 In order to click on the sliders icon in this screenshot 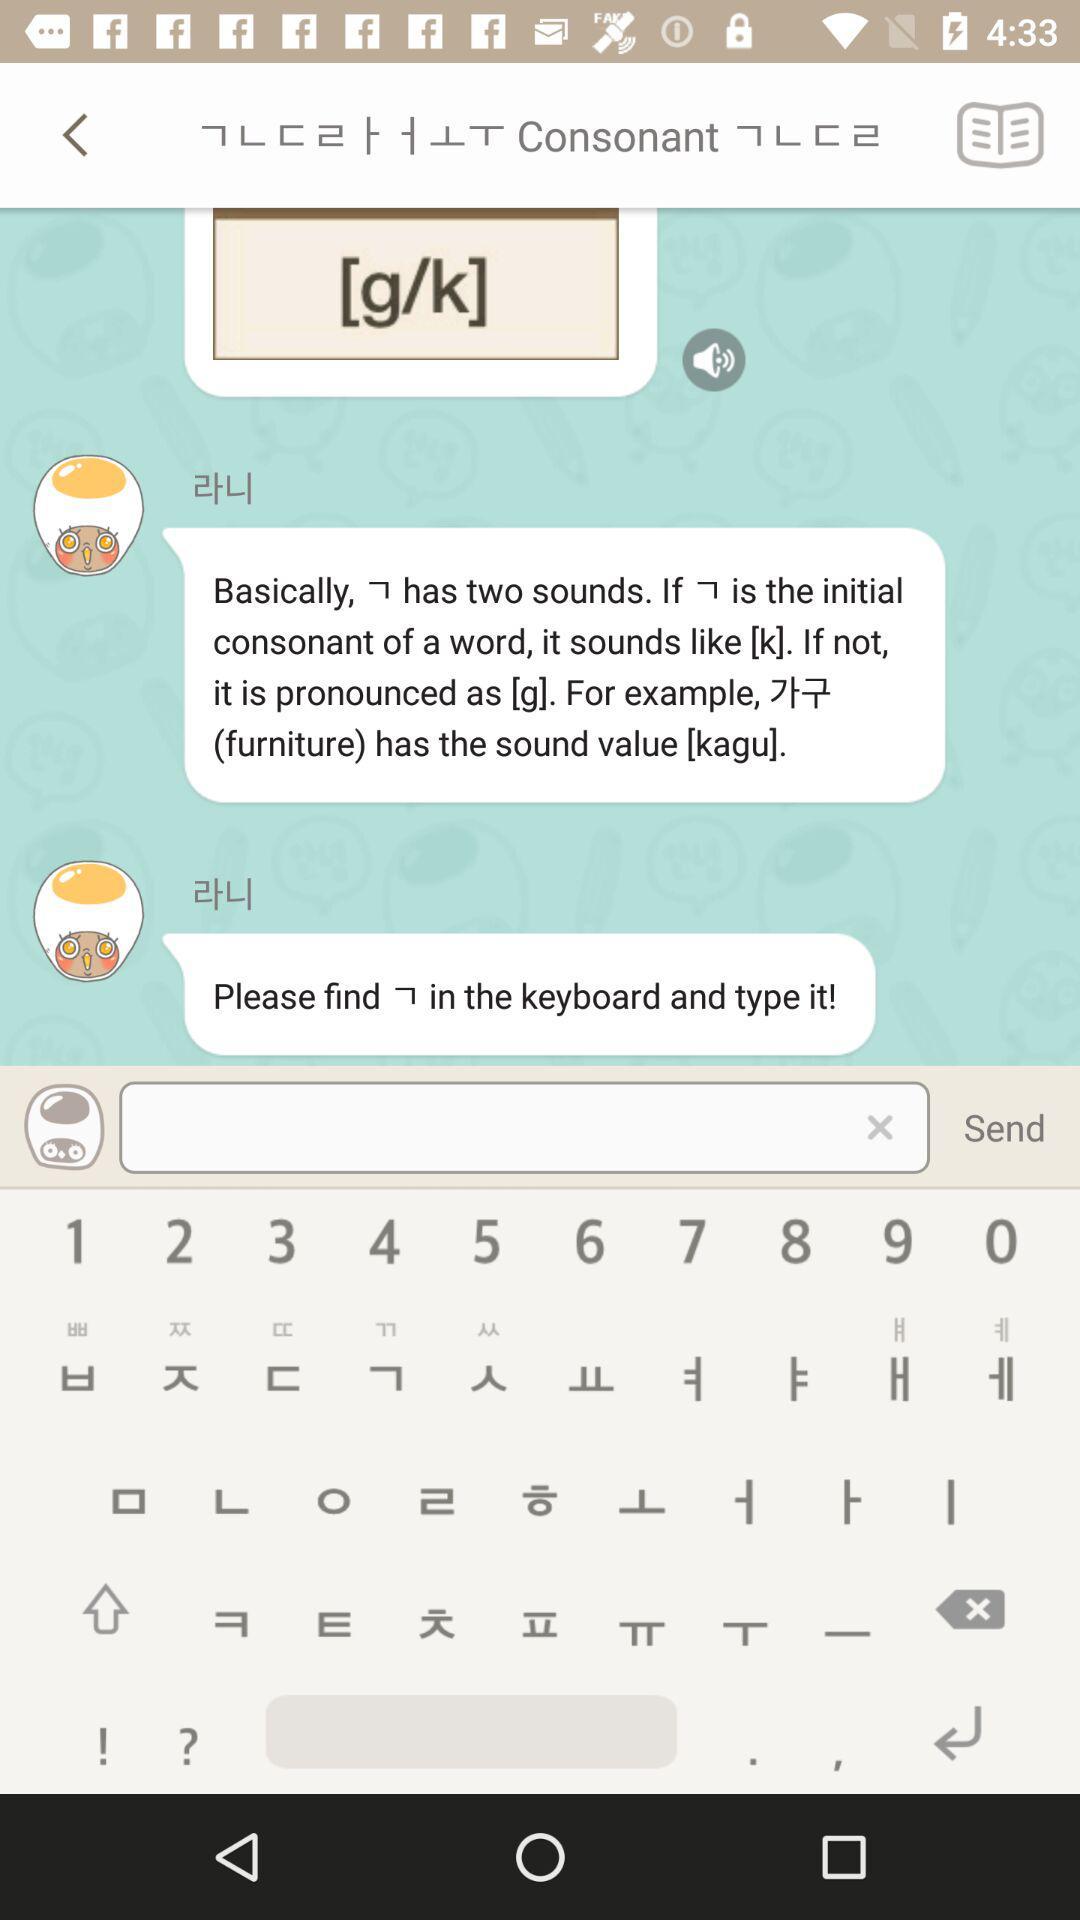, I will do `click(898, 1362)`.